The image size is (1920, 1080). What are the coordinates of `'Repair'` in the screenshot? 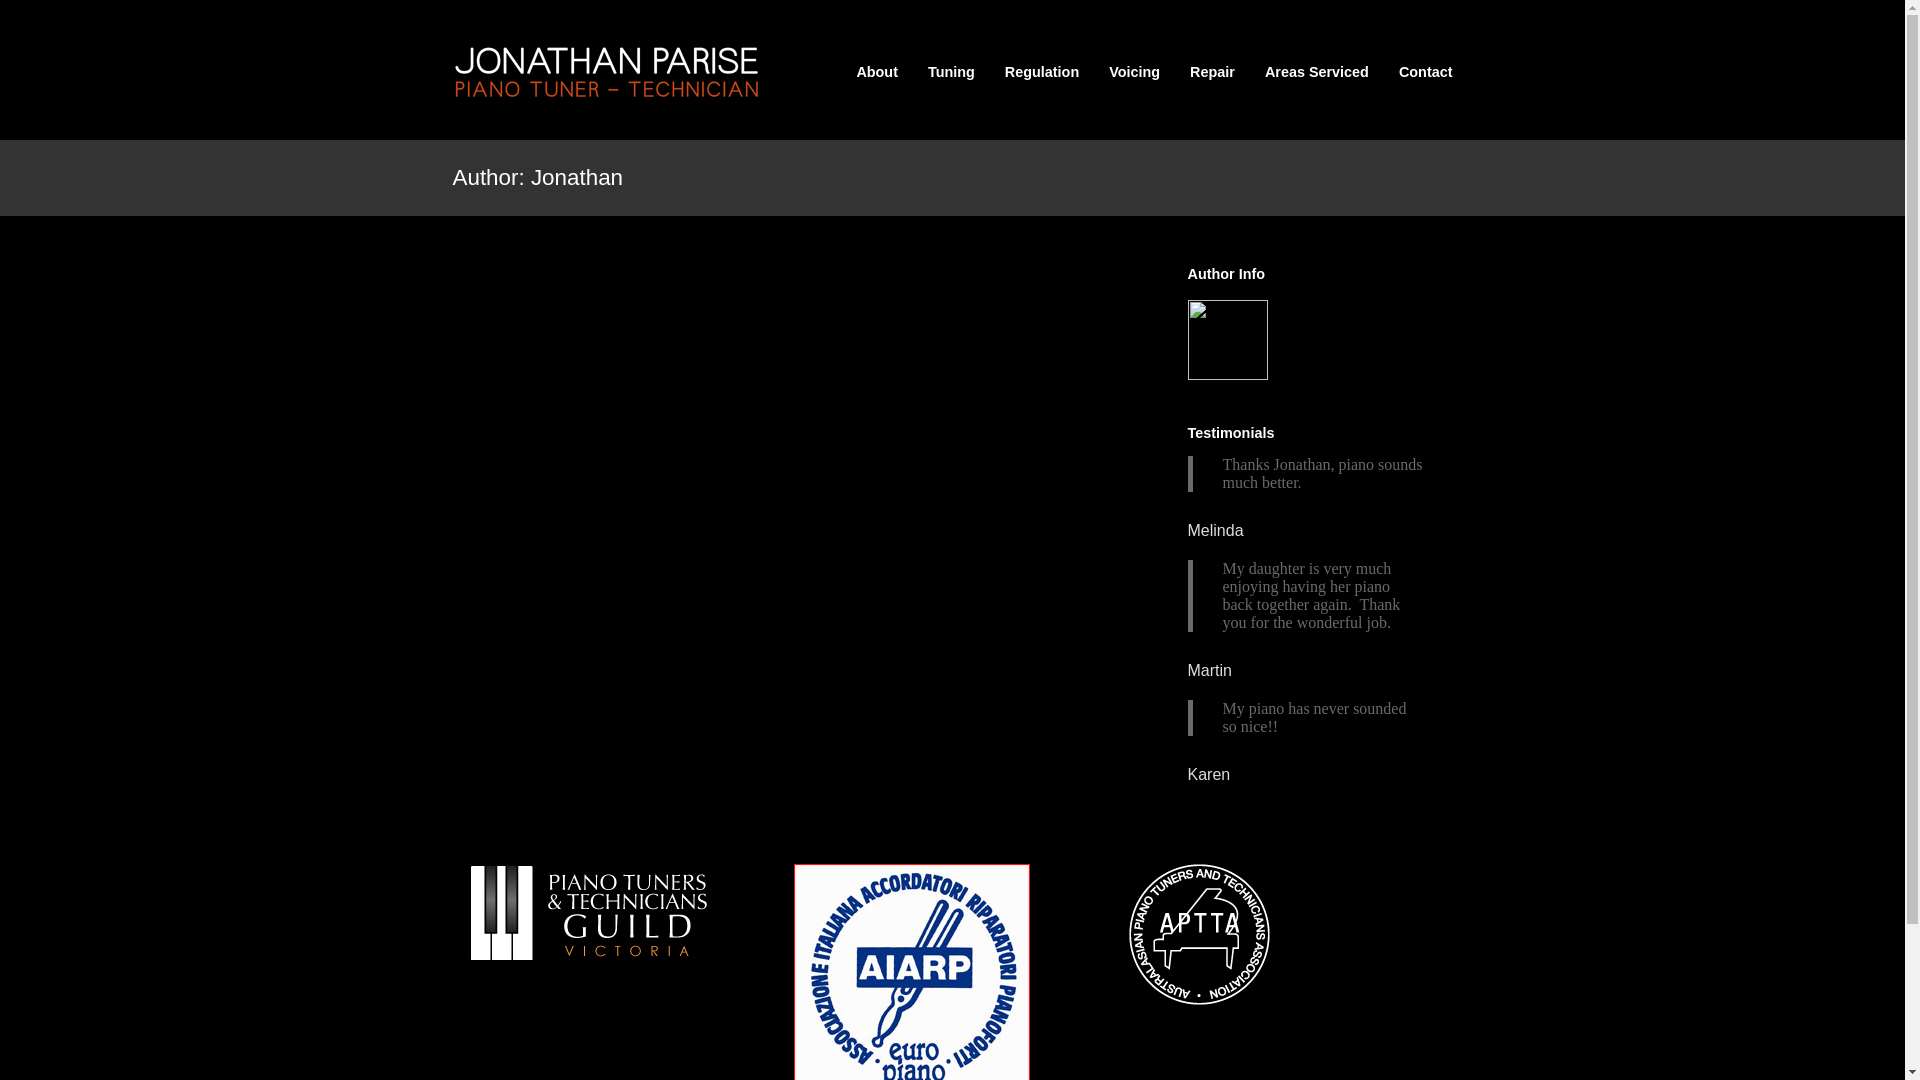 It's located at (1190, 71).